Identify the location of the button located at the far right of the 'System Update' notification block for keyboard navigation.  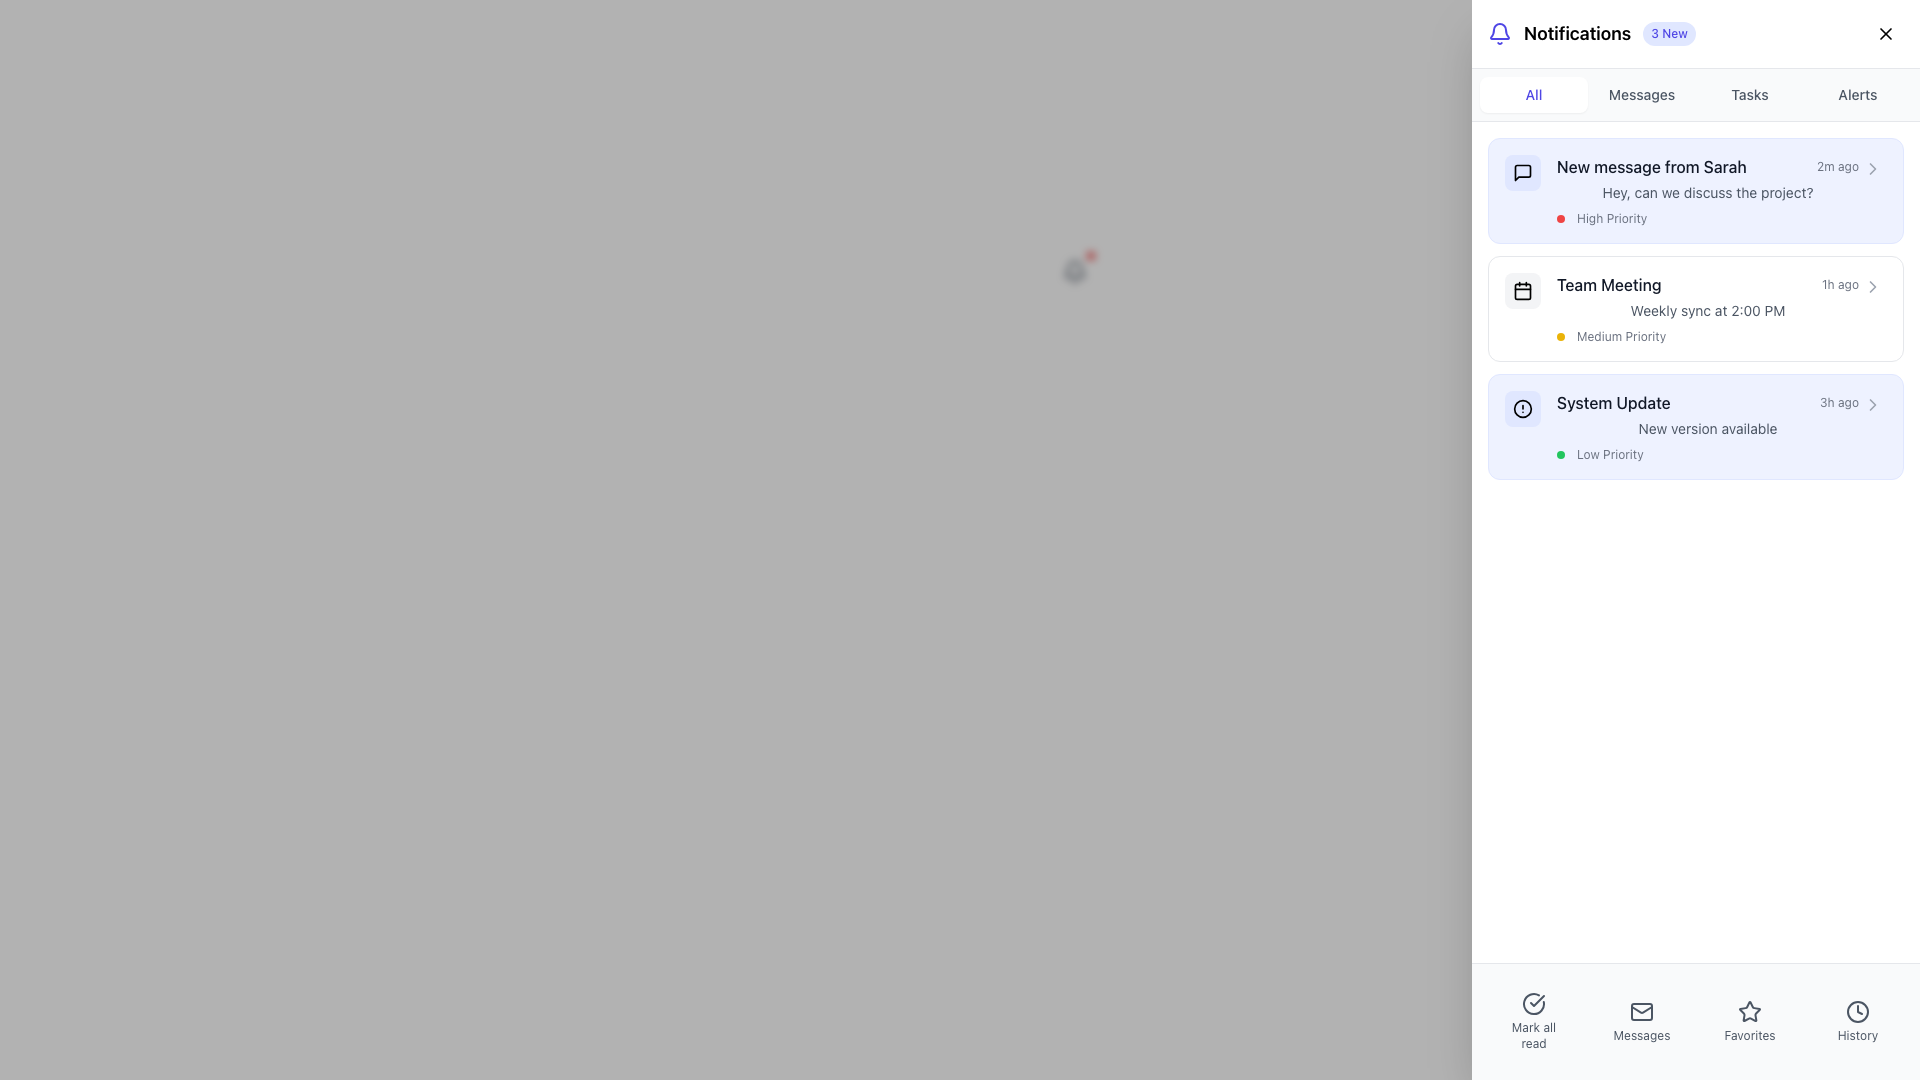
(1871, 405).